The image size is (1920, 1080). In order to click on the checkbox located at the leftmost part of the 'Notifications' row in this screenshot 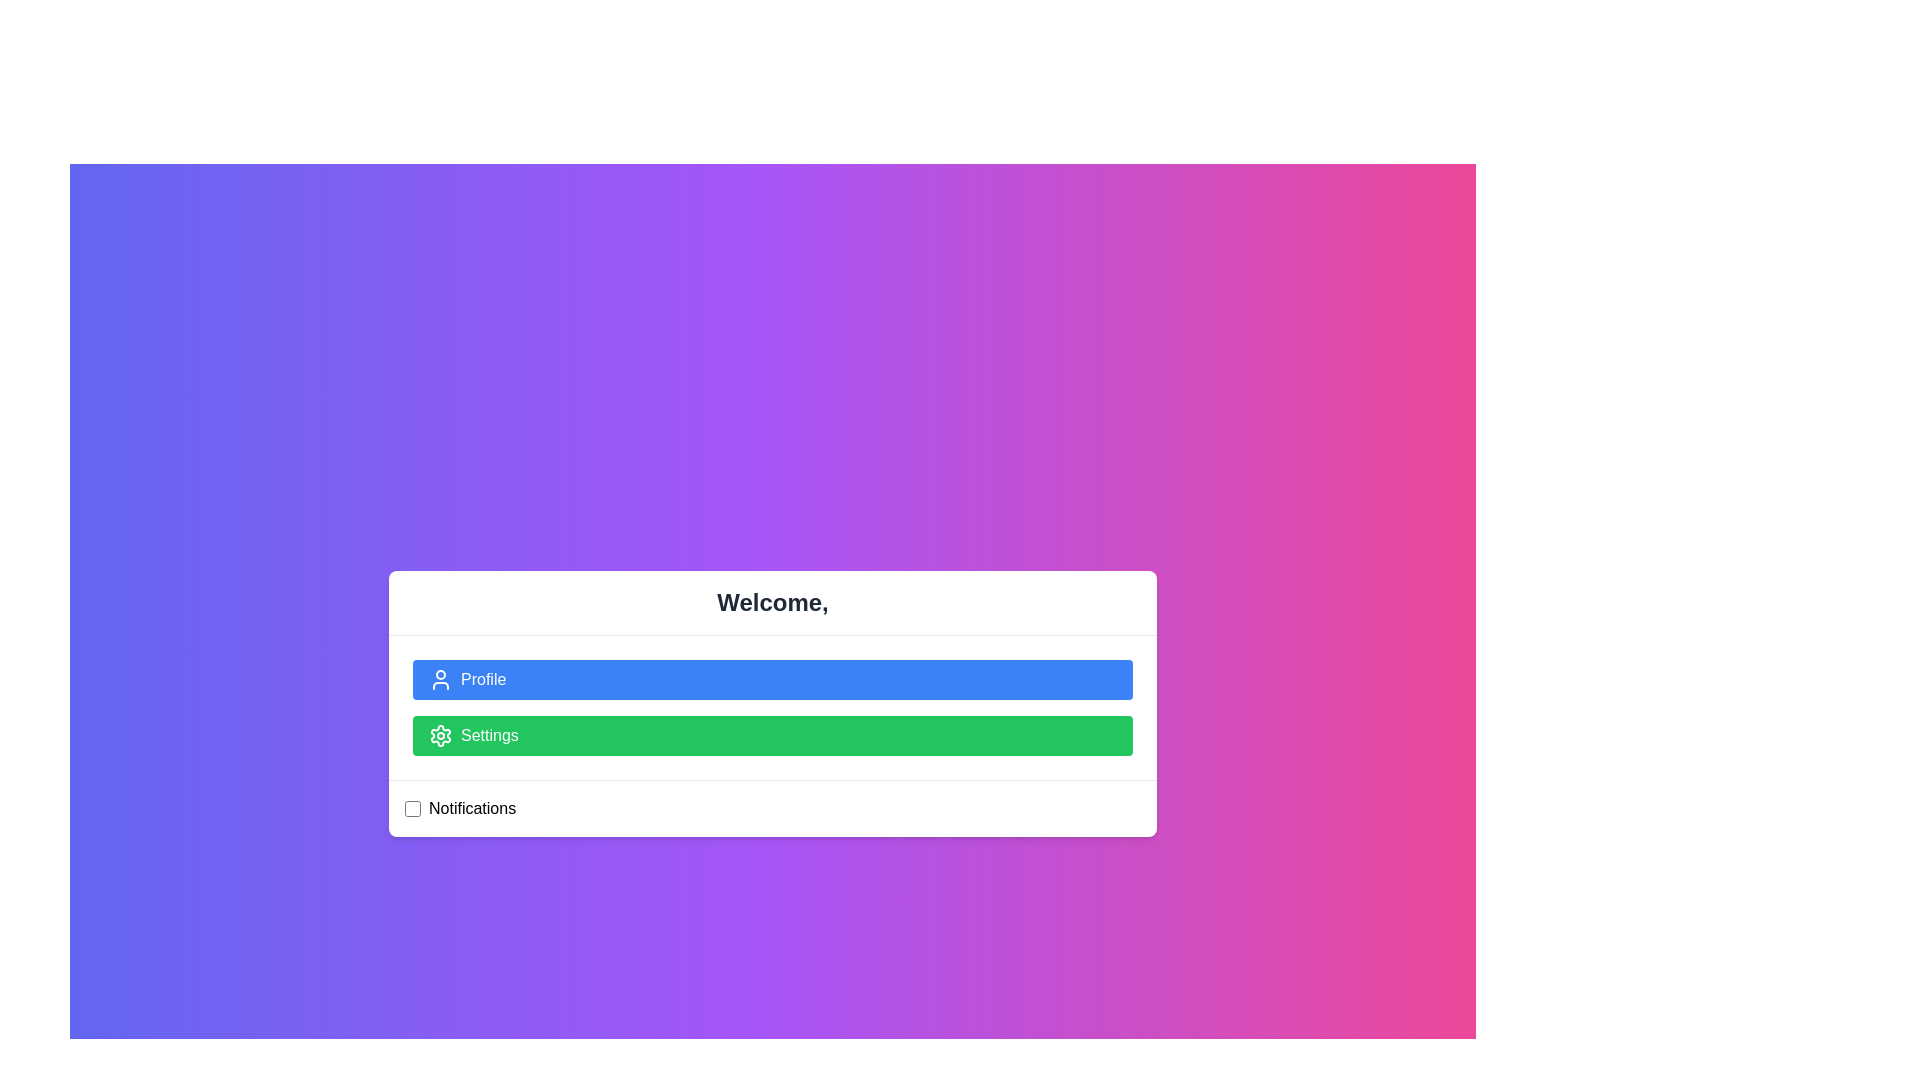, I will do `click(411, 808)`.